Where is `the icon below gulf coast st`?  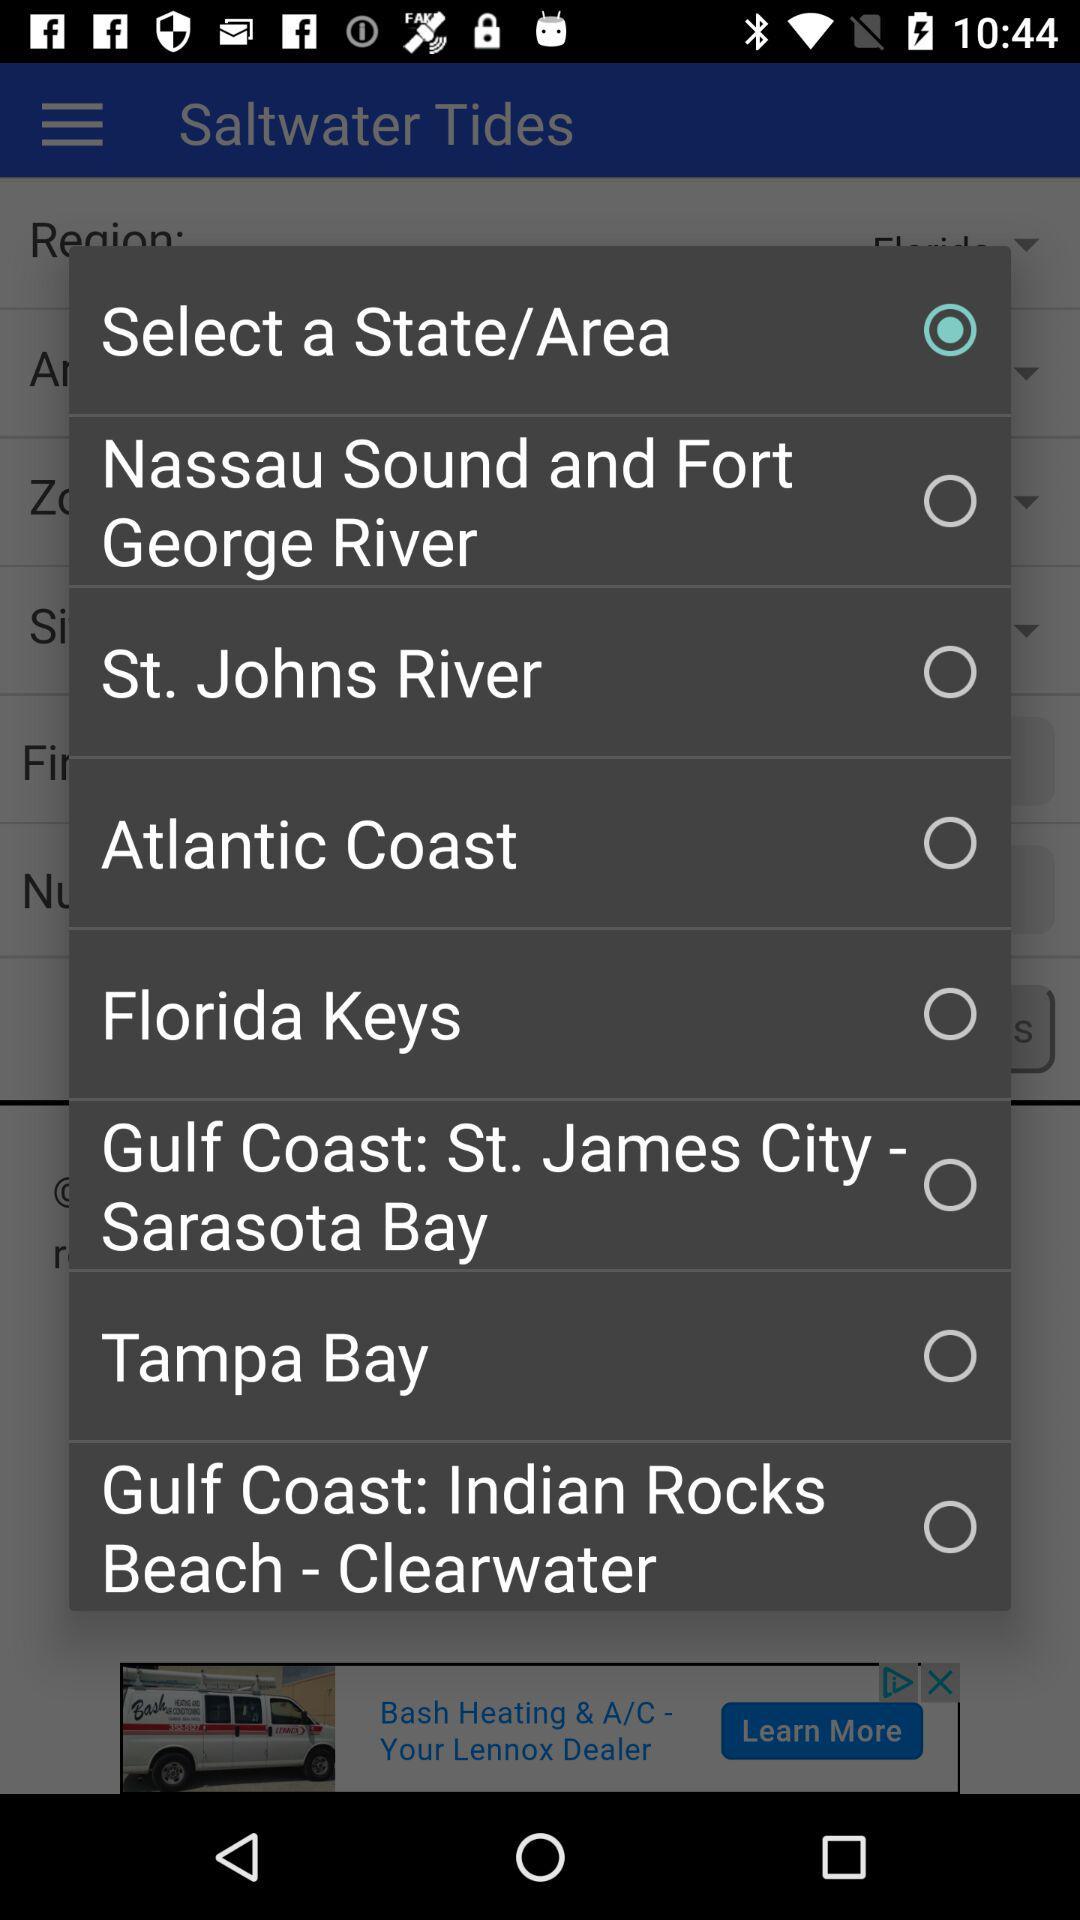 the icon below gulf coast st is located at coordinates (540, 1356).